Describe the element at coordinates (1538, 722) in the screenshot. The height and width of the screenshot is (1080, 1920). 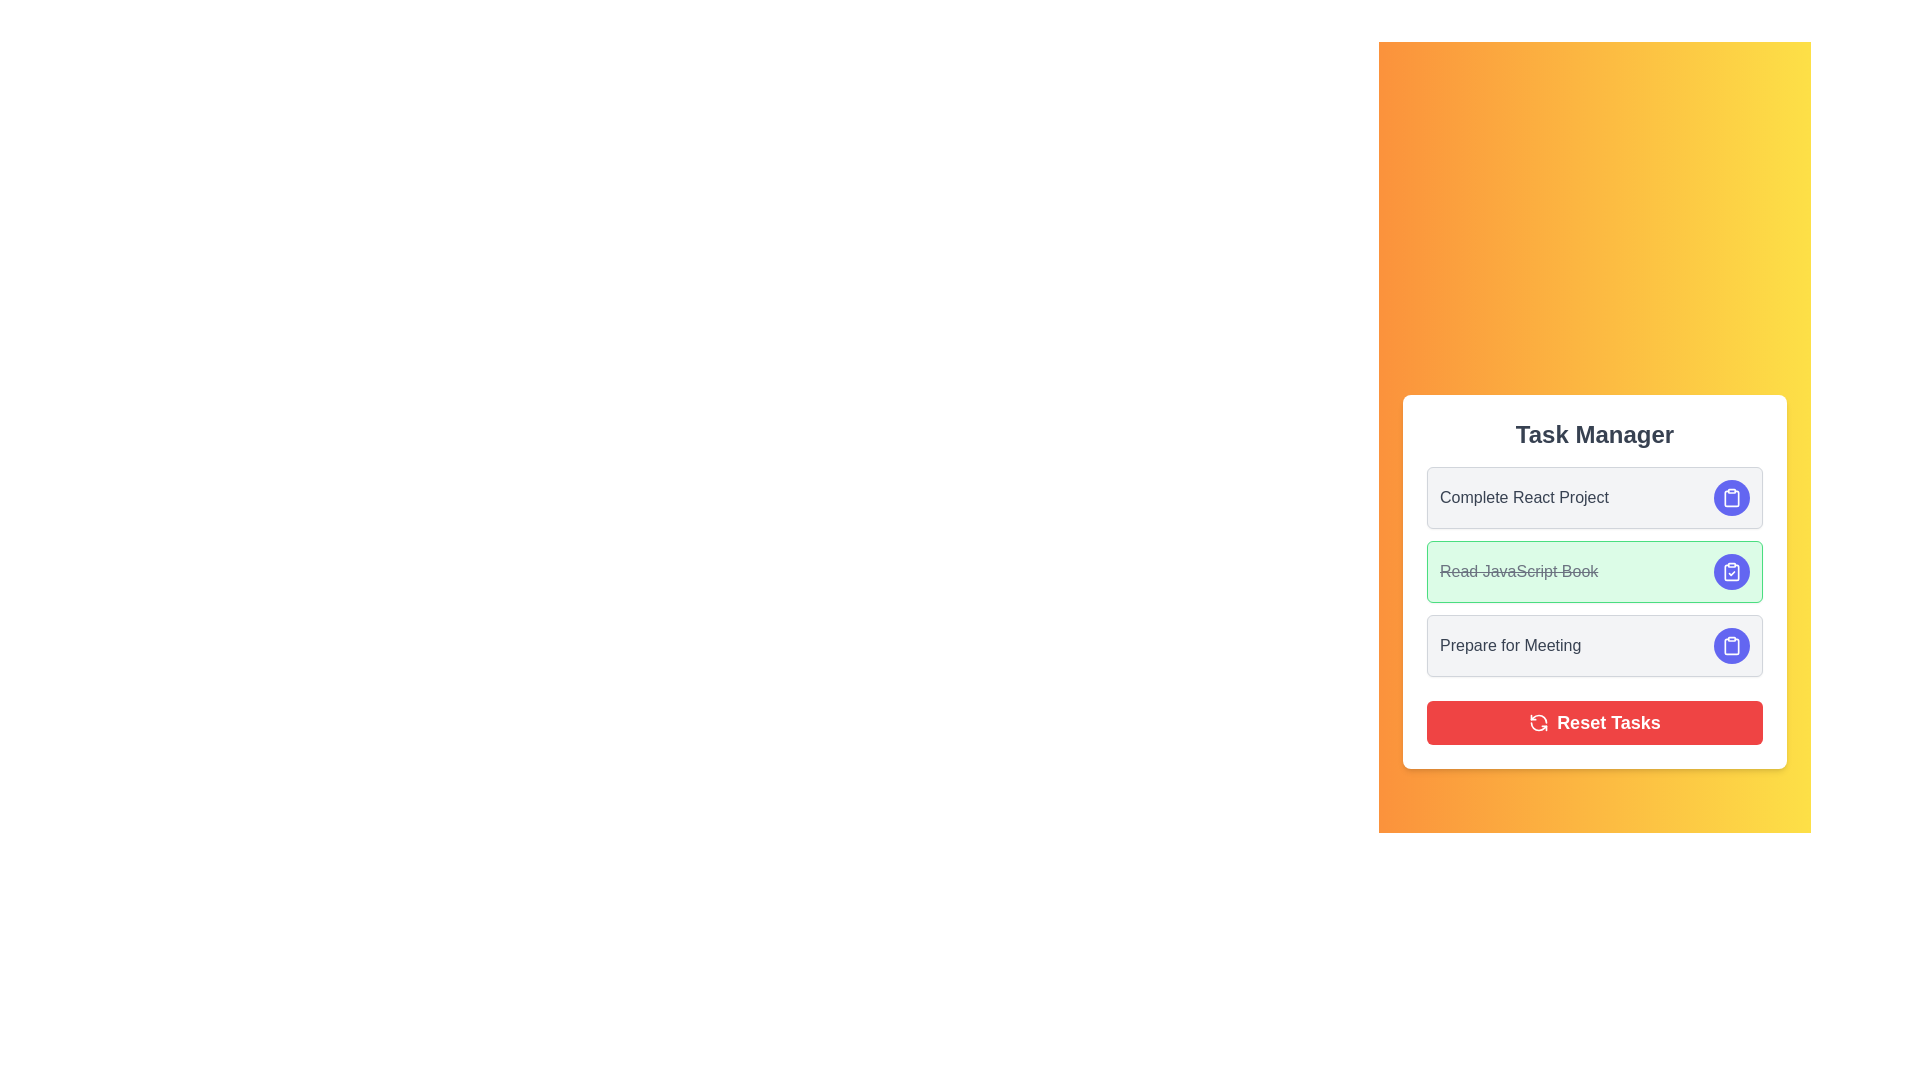
I see `the SVG icon representing the refresh or reset symbol` at that location.